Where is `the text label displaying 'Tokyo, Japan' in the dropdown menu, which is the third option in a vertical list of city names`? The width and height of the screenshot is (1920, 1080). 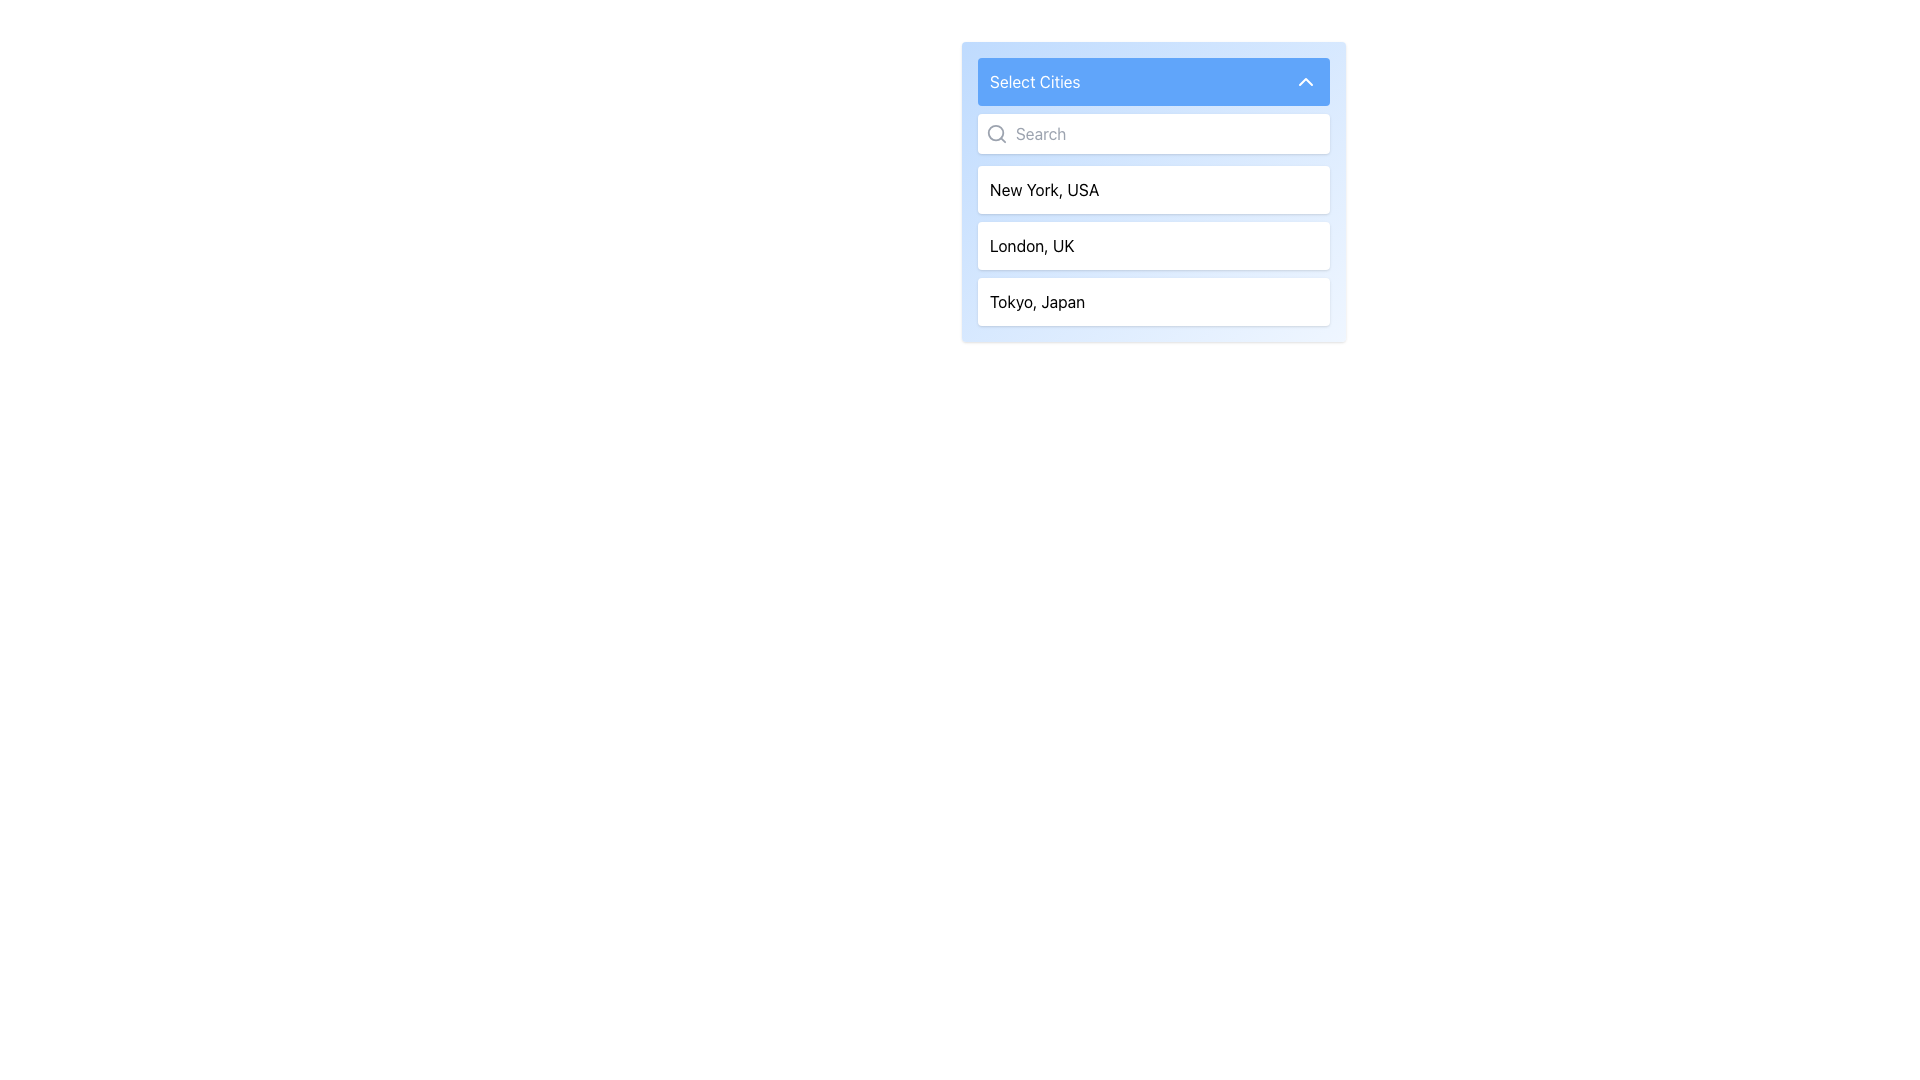
the text label displaying 'Tokyo, Japan' in the dropdown menu, which is the third option in a vertical list of city names is located at coordinates (1037, 301).